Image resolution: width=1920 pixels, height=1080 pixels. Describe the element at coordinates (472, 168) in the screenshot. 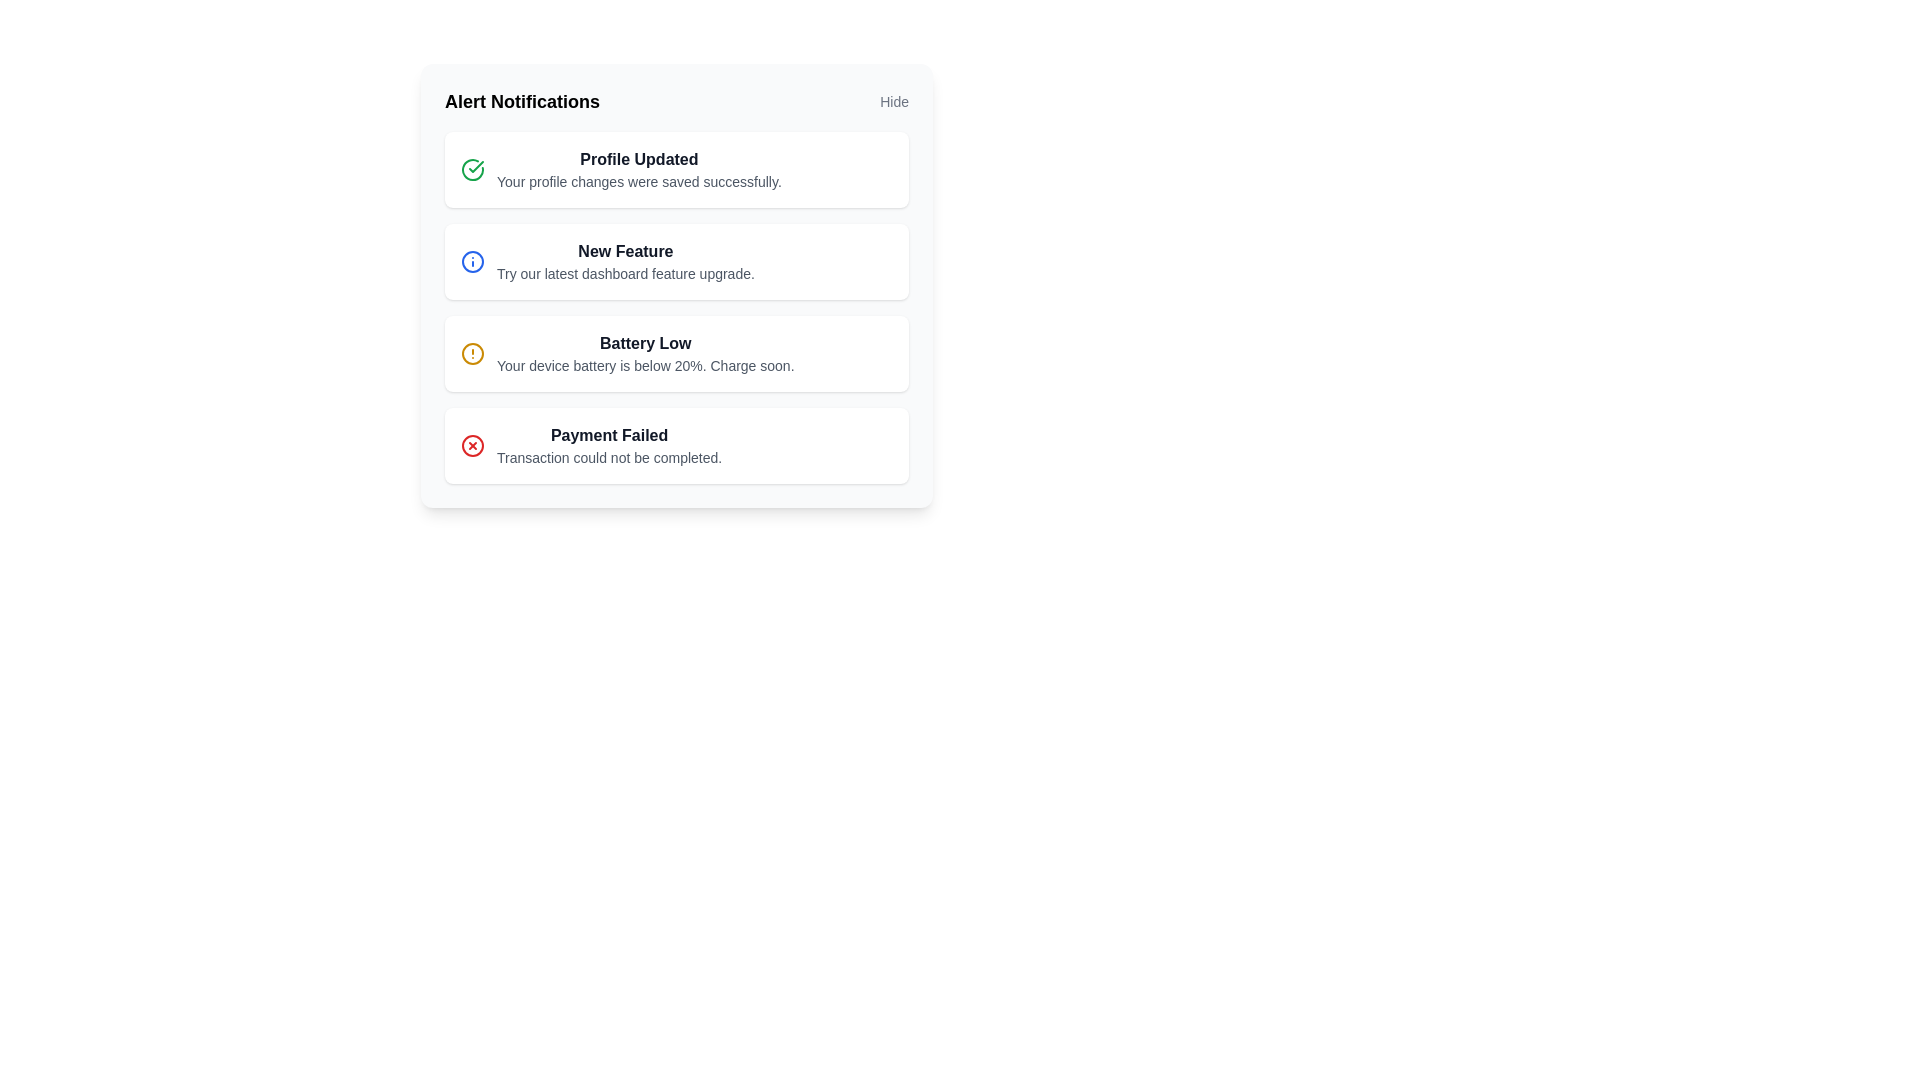

I see `the circular green icon with a checkmark, located to the left of the text 'Profile Updated' in the first alert notification box` at that location.